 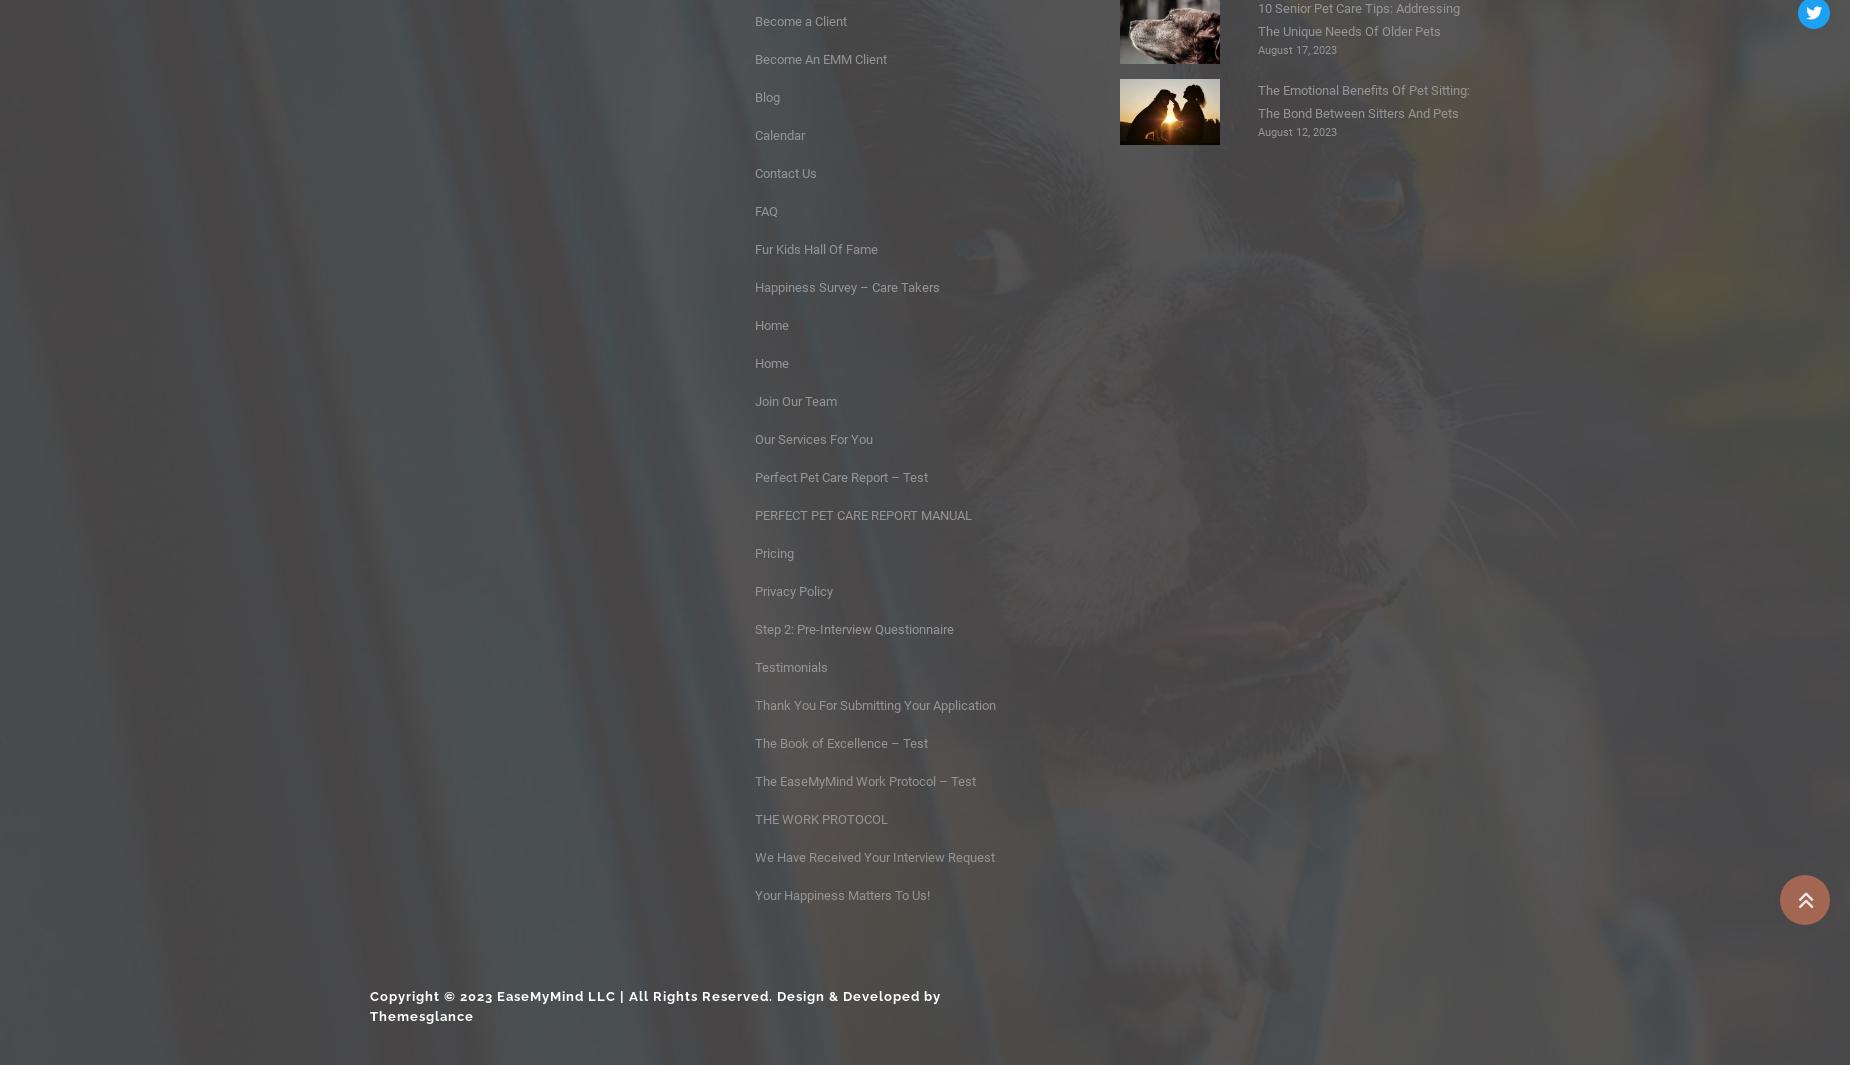 What do you see at coordinates (573, 996) in the screenshot?
I see `'Copyright © 2023 EaseMyMind LLC | All Rights Reserved.'` at bounding box center [573, 996].